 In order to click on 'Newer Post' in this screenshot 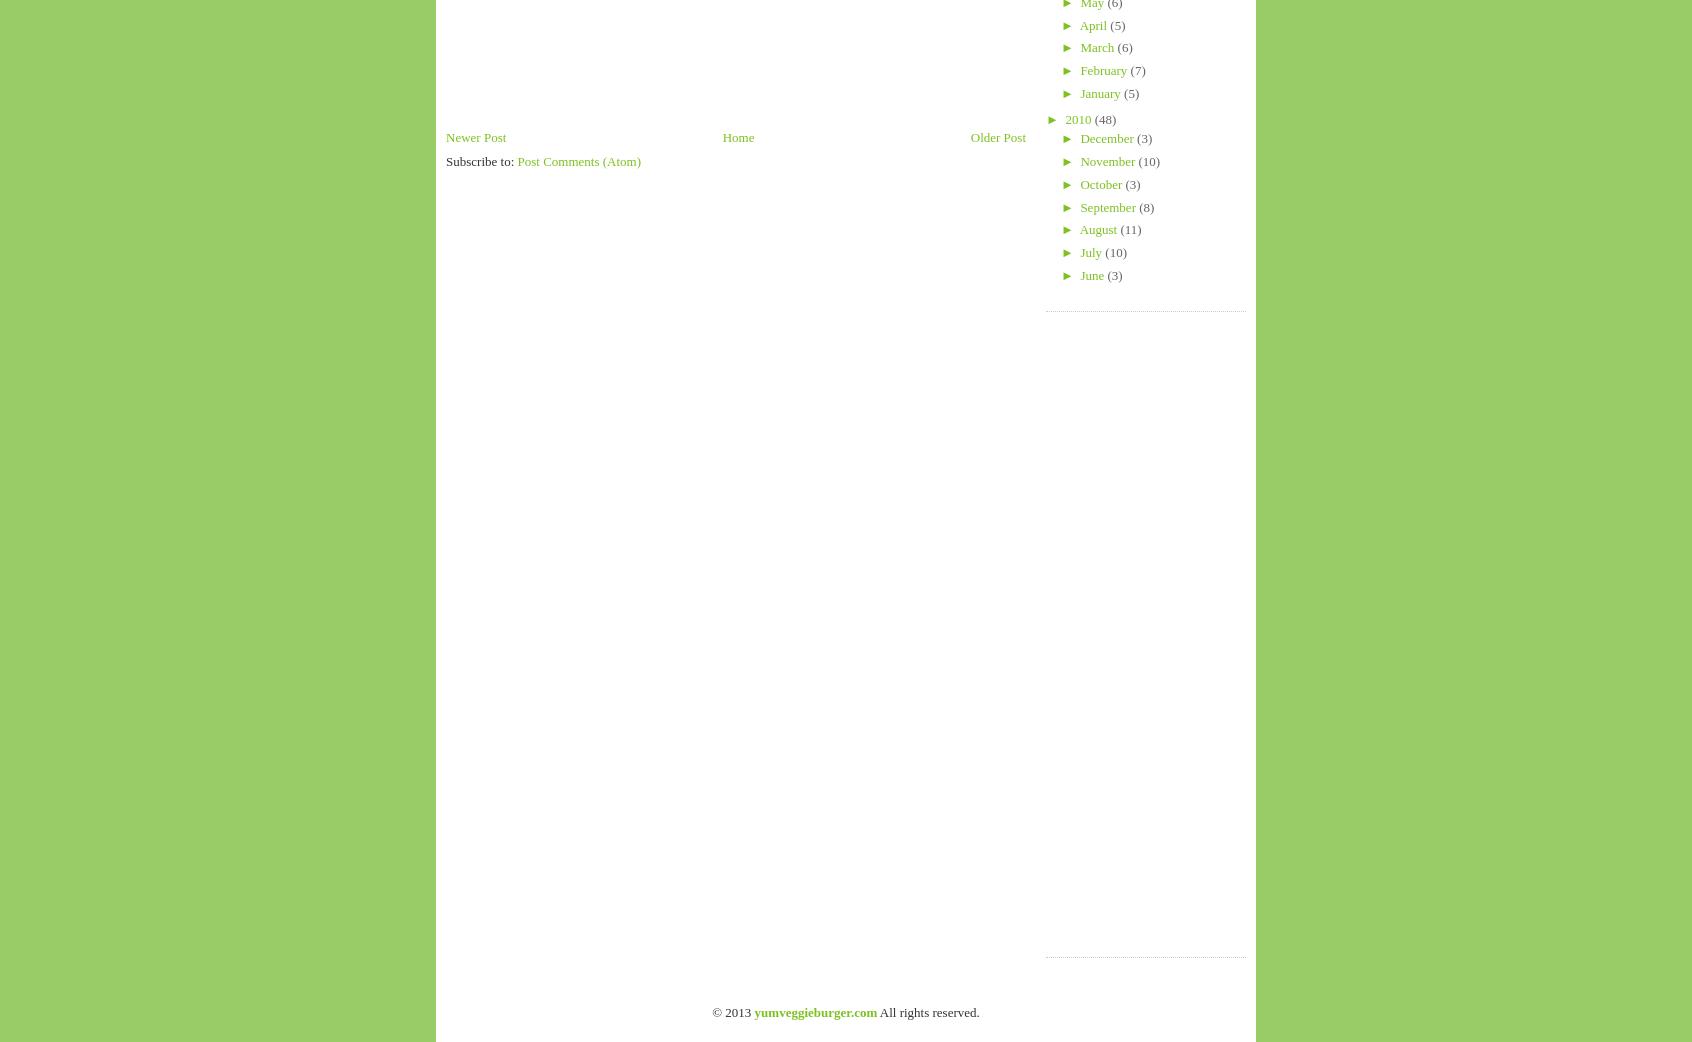, I will do `click(474, 136)`.